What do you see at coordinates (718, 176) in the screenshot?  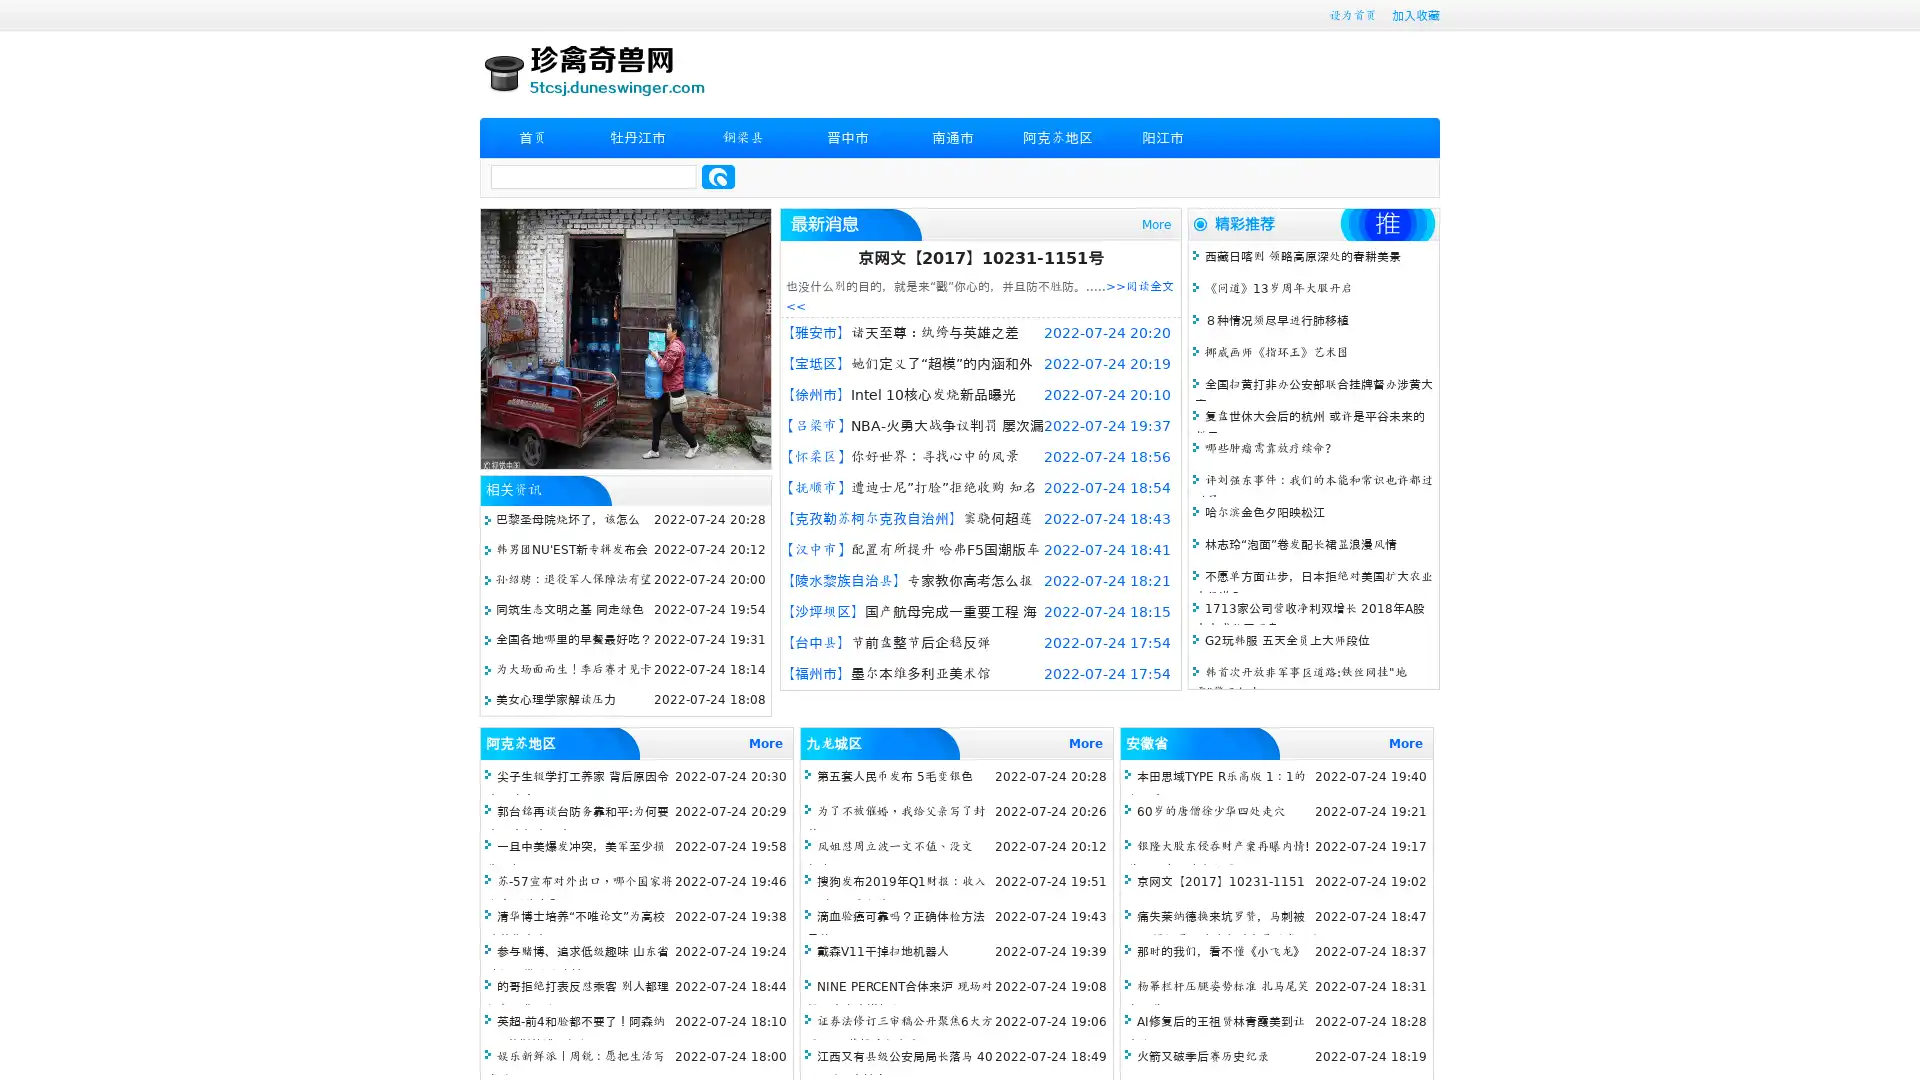 I see `Search` at bounding box center [718, 176].